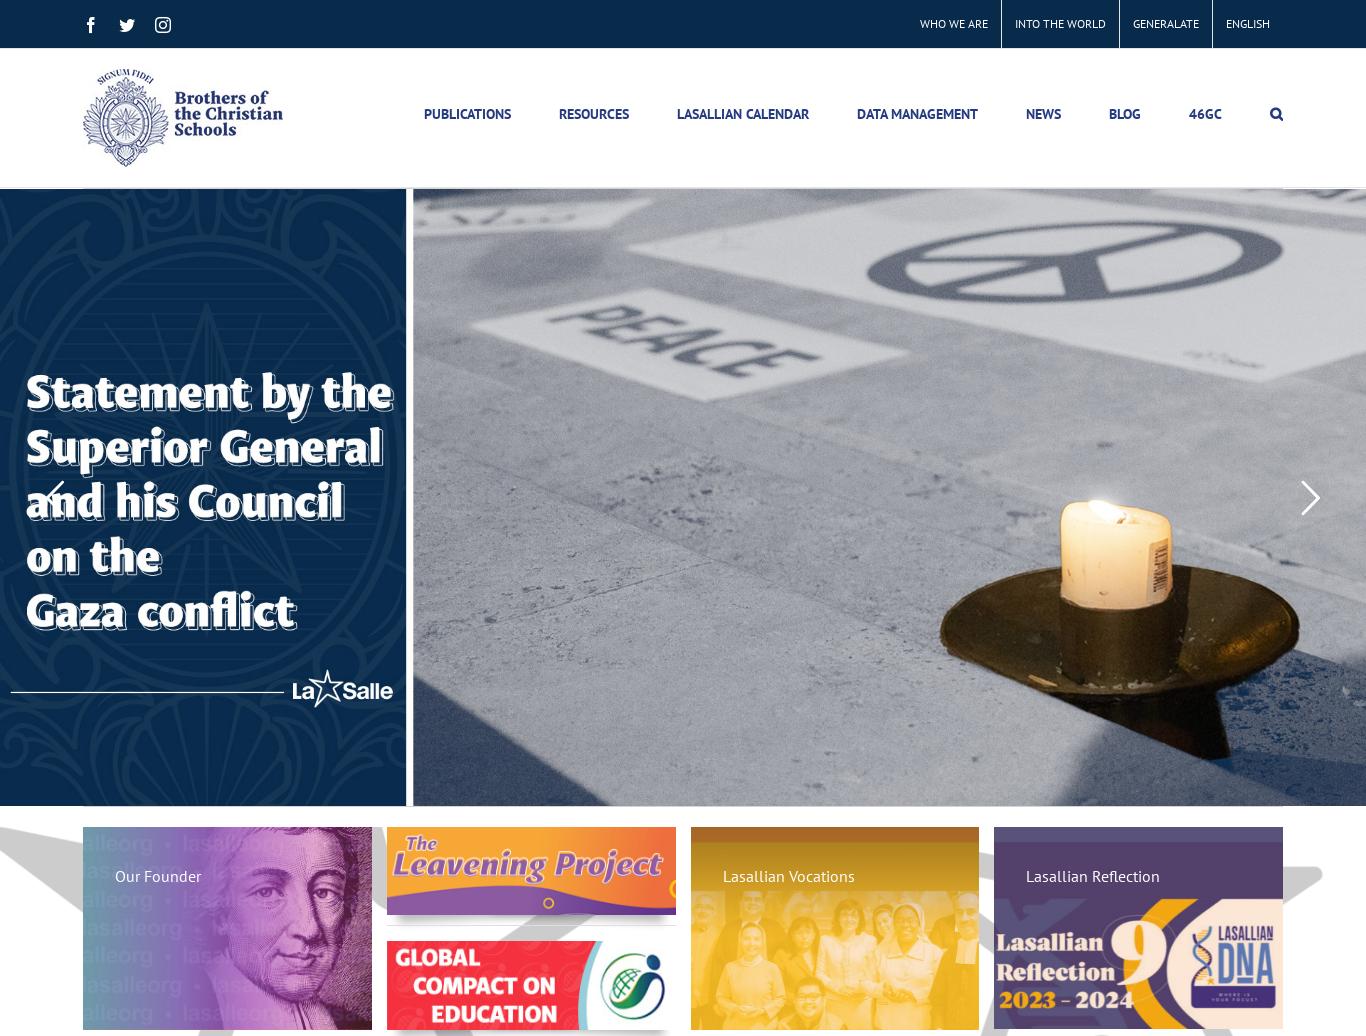  Describe the element at coordinates (1091, 876) in the screenshot. I see `'Lasallian Reflection'` at that location.